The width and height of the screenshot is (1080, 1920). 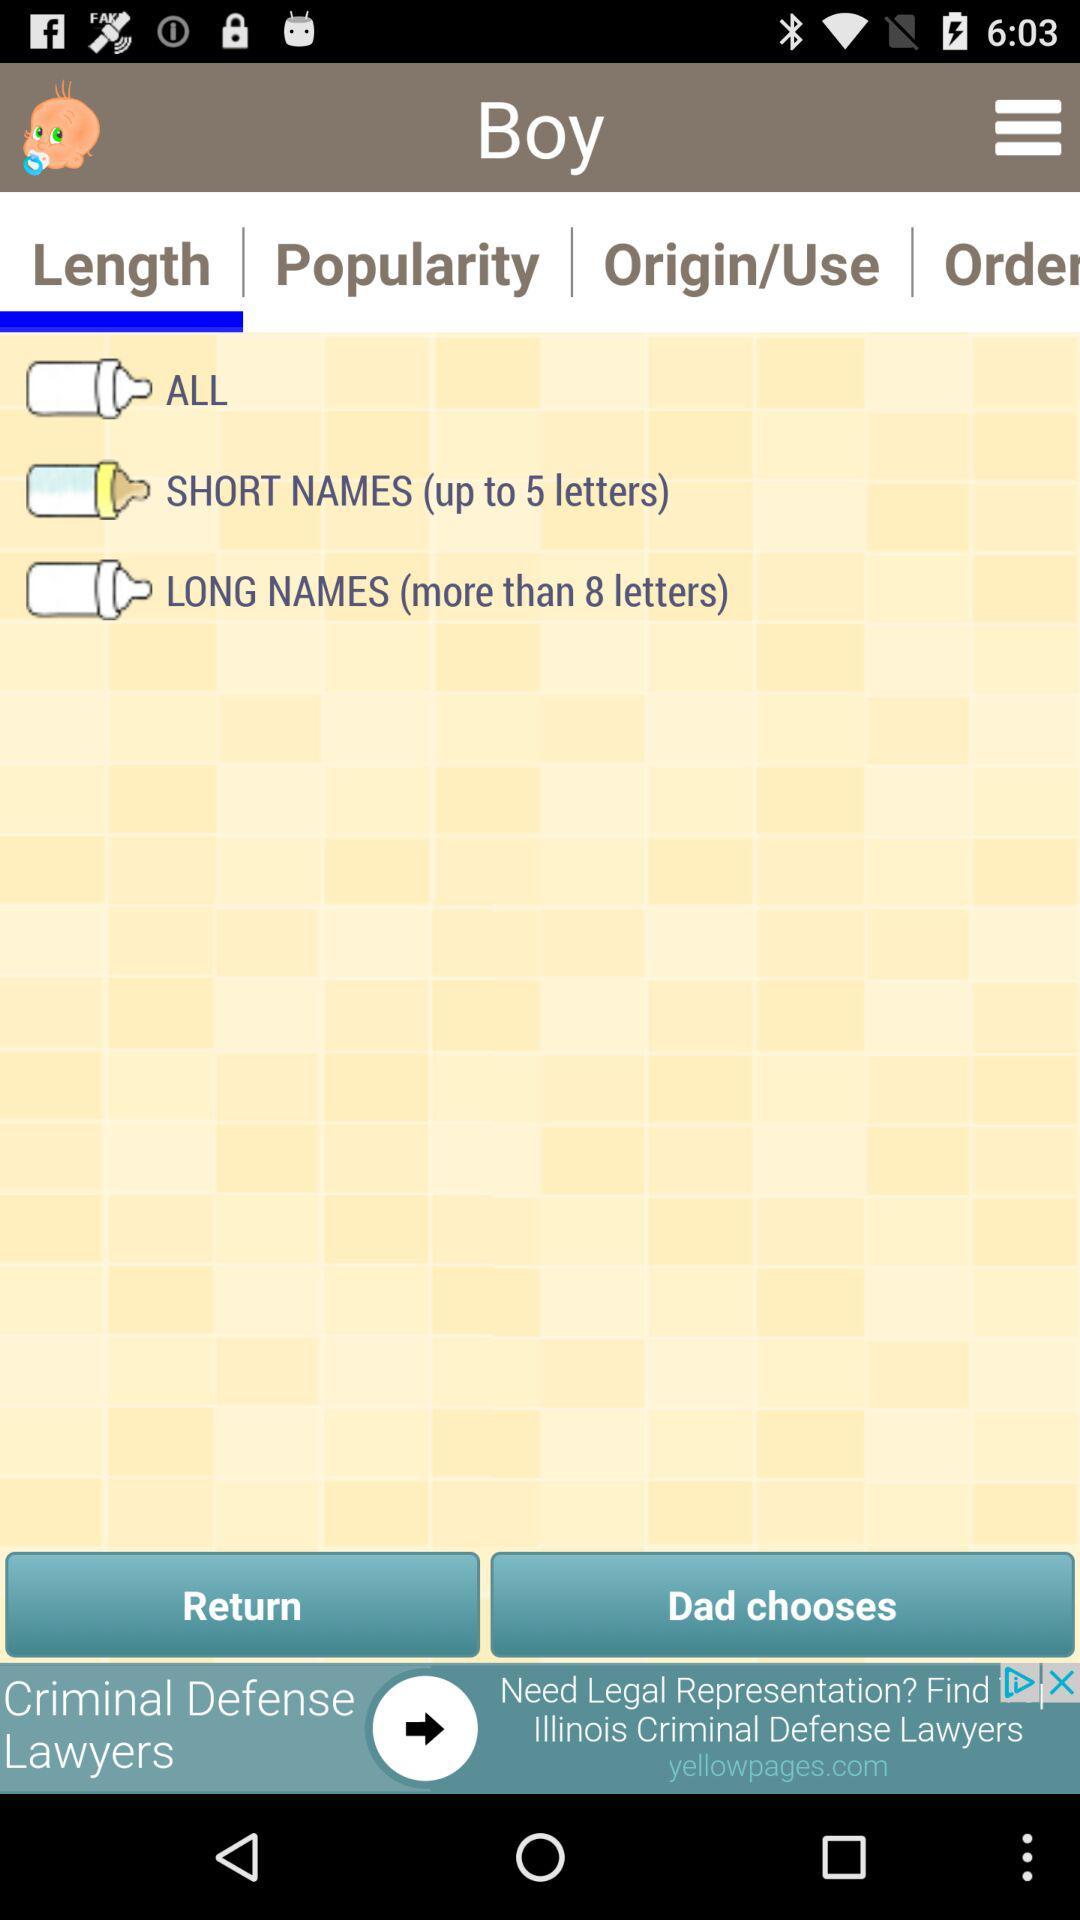 What do you see at coordinates (1028, 135) in the screenshot?
I see `the menu icon` at bounding box center [1028, 135].